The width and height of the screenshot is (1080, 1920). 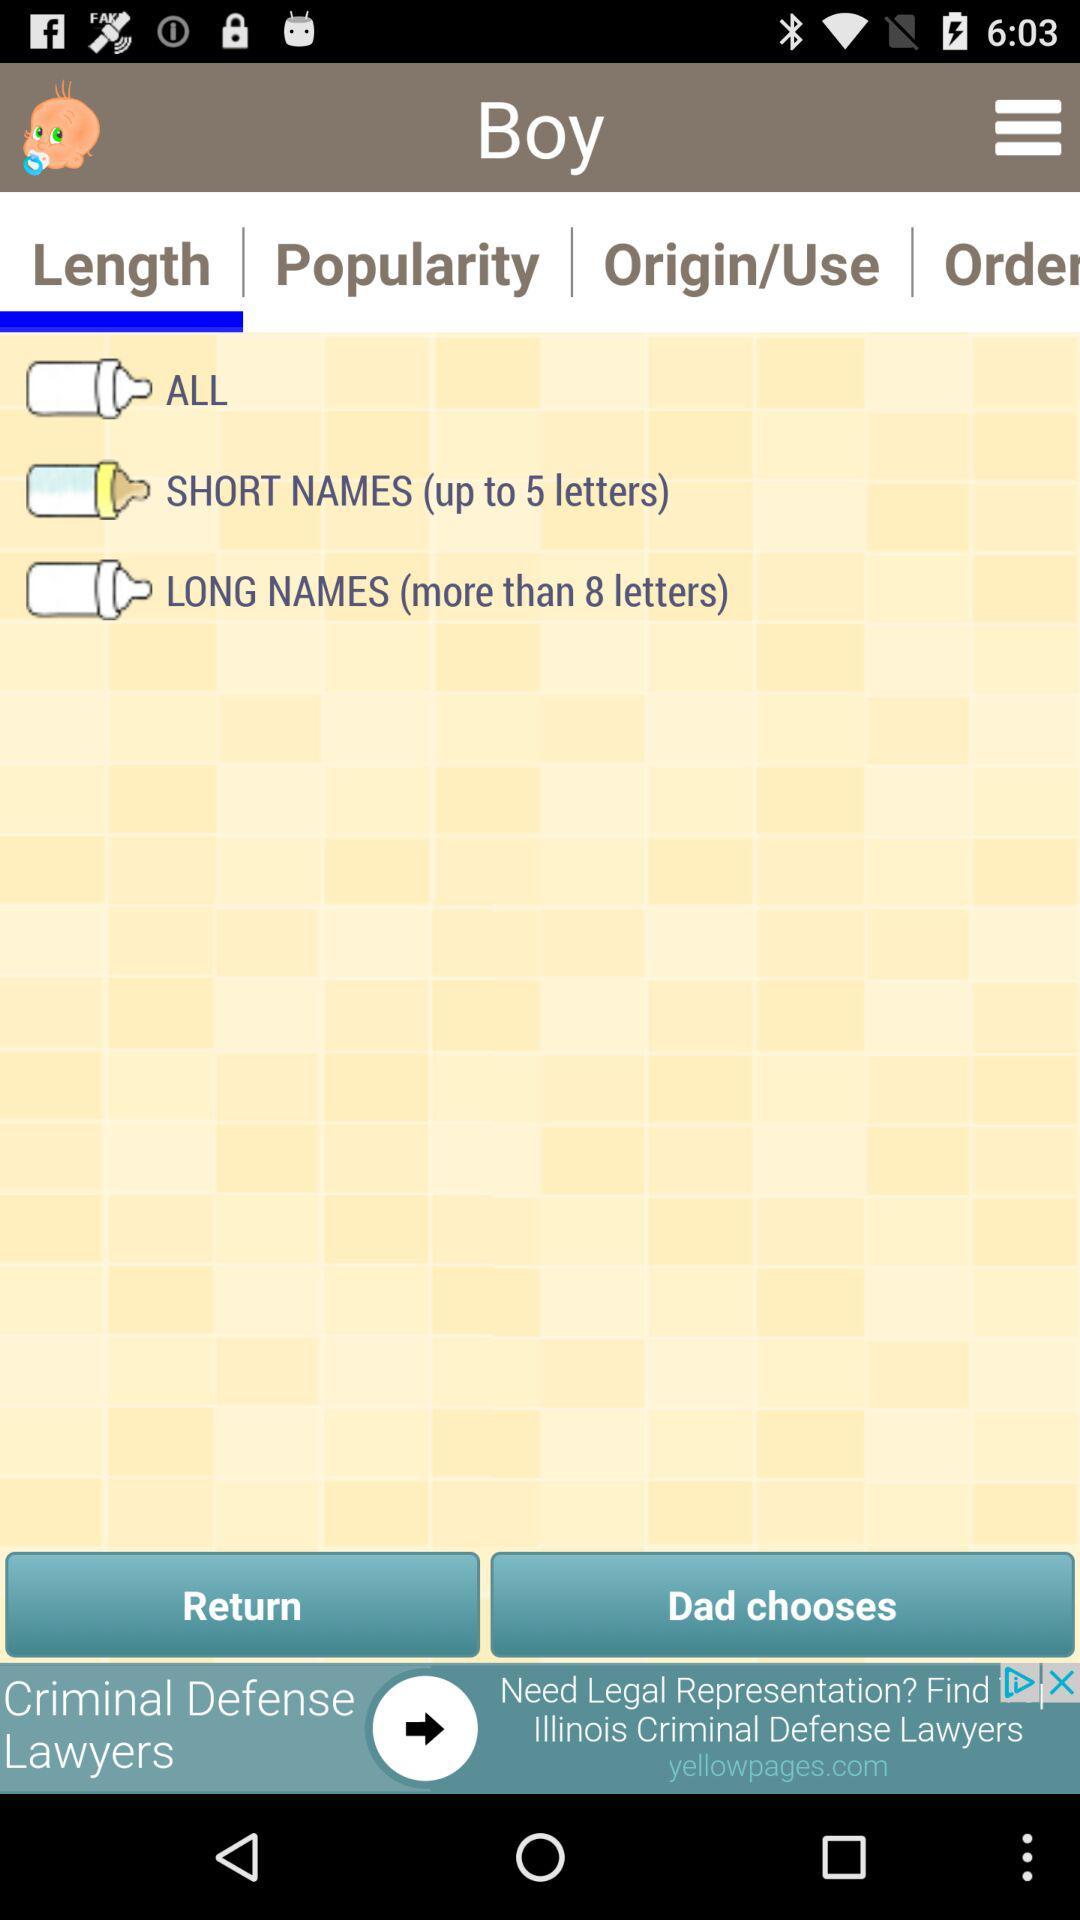 What do you see at coordinates (1028, 135) in the screenshot?
I see `the menu icon` at bounding box center [1028, 135].